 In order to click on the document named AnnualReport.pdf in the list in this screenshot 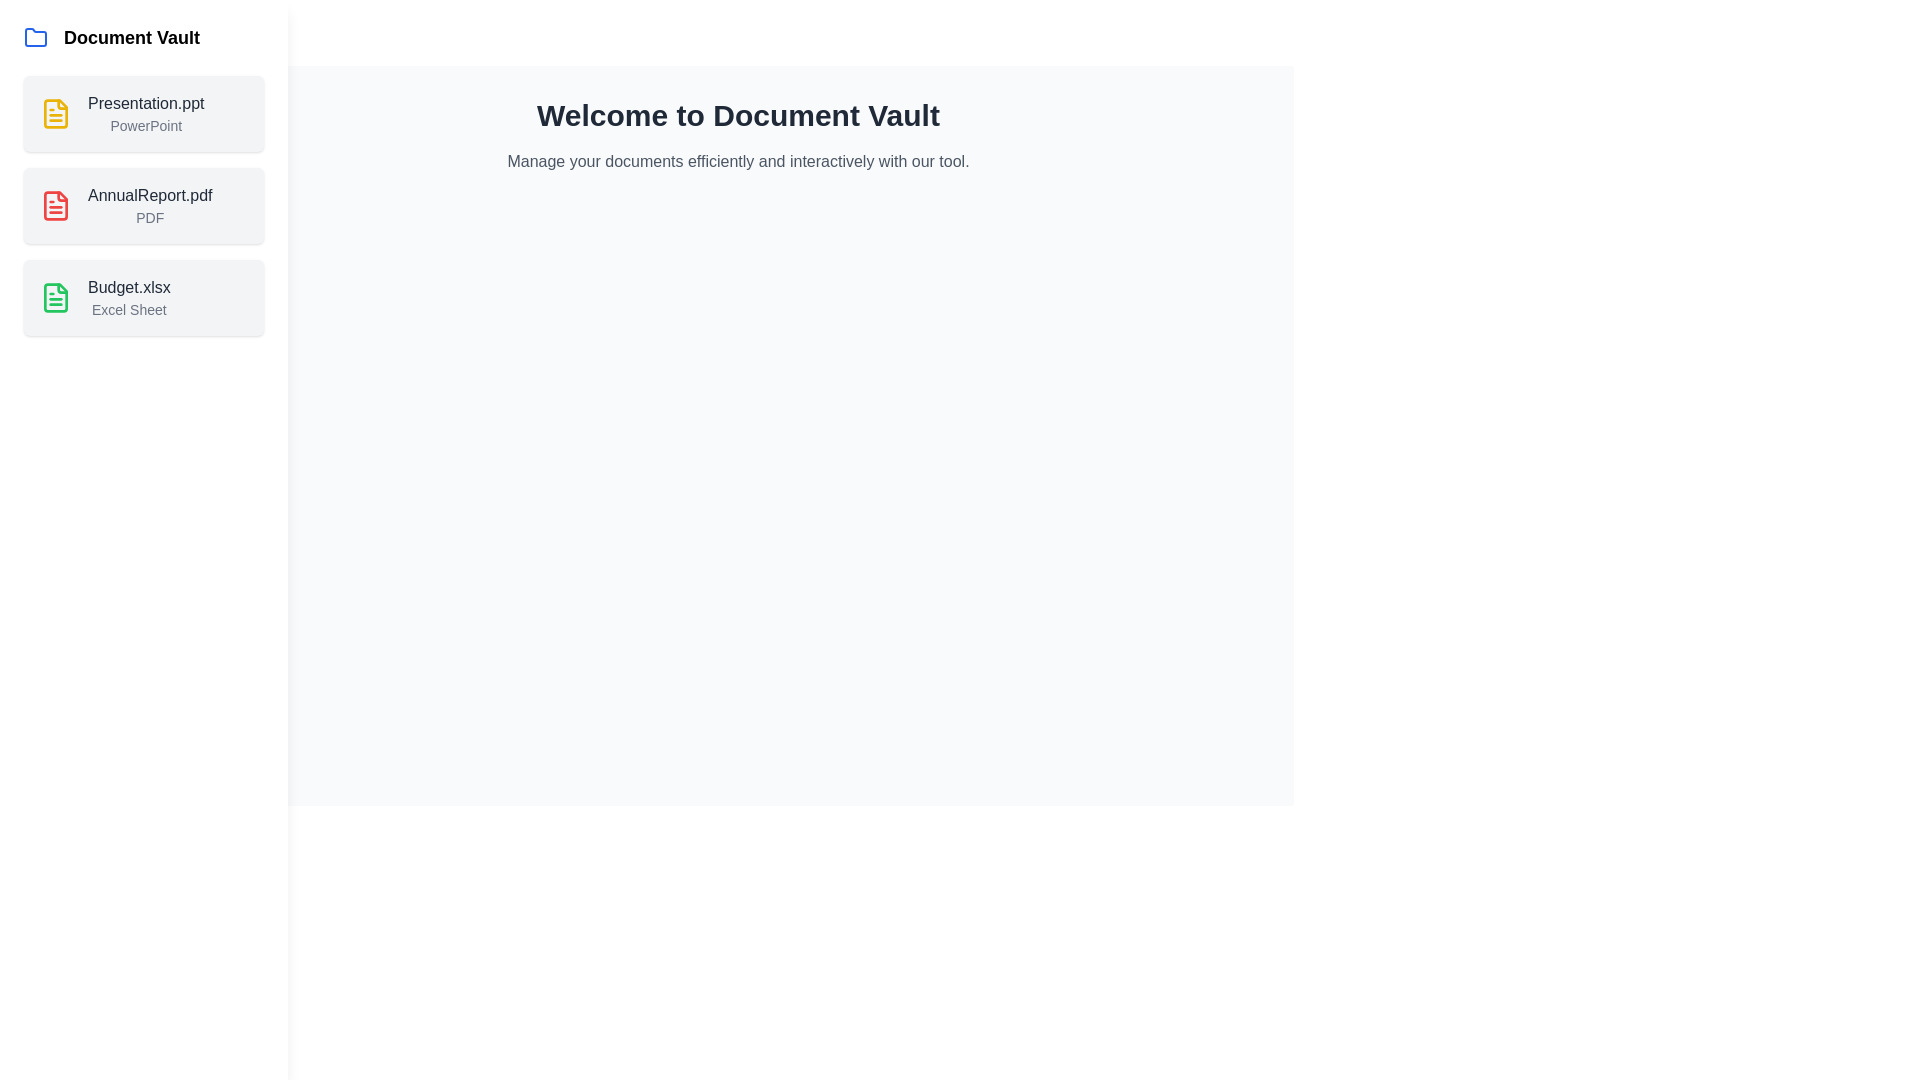, I will do `click(143, 205)`.